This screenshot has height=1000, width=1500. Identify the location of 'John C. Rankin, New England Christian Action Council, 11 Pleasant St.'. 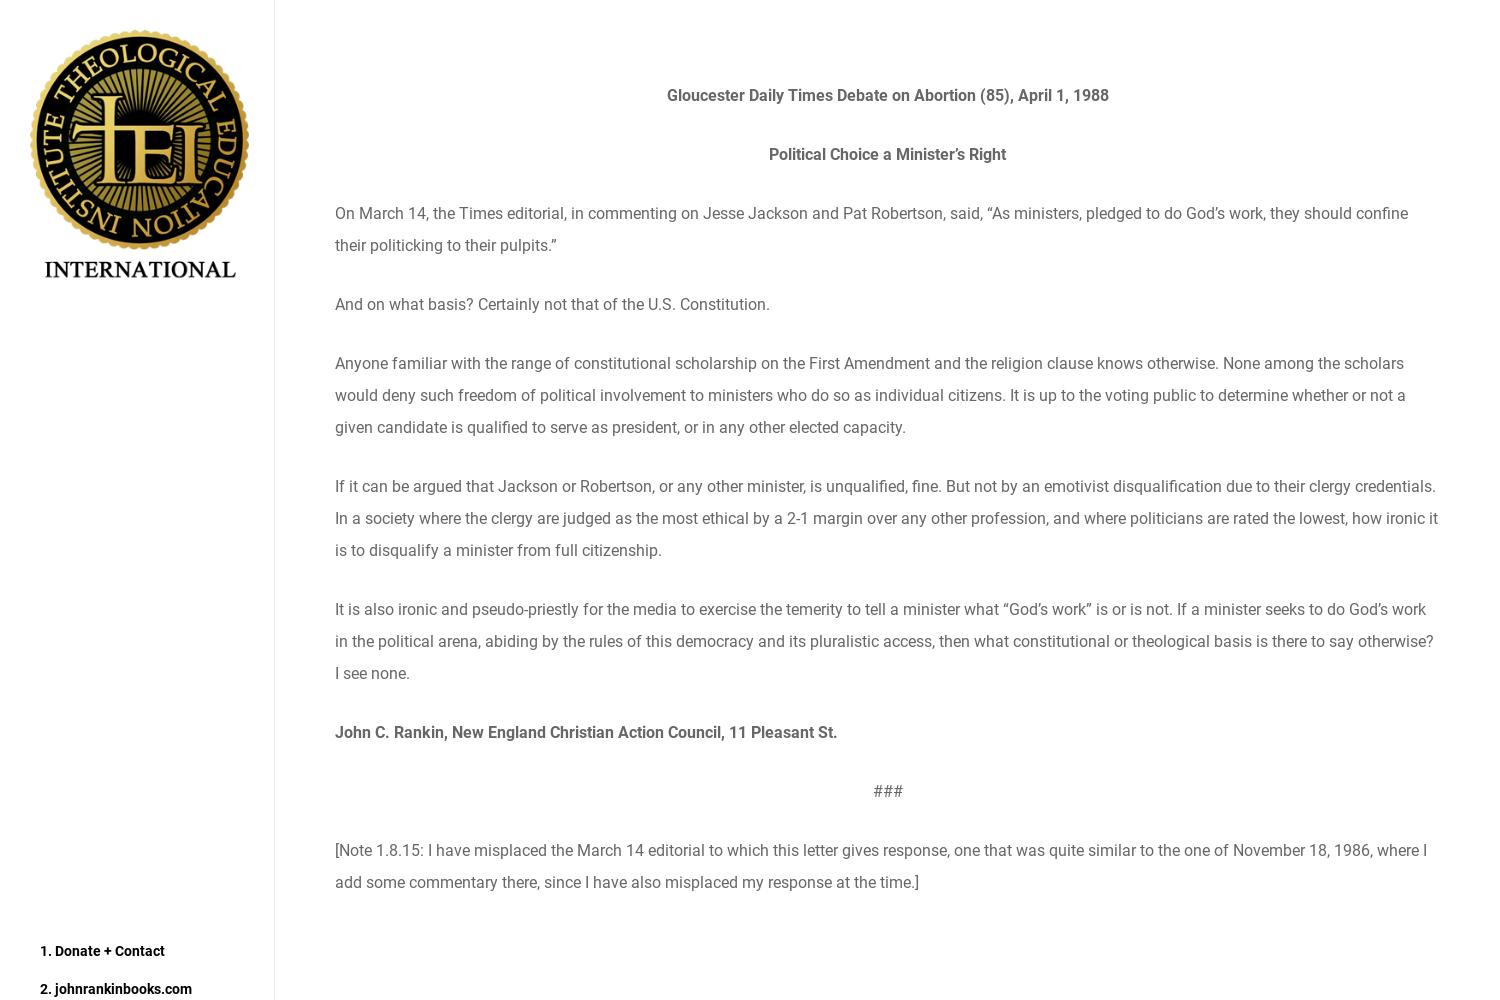
(585, 731).